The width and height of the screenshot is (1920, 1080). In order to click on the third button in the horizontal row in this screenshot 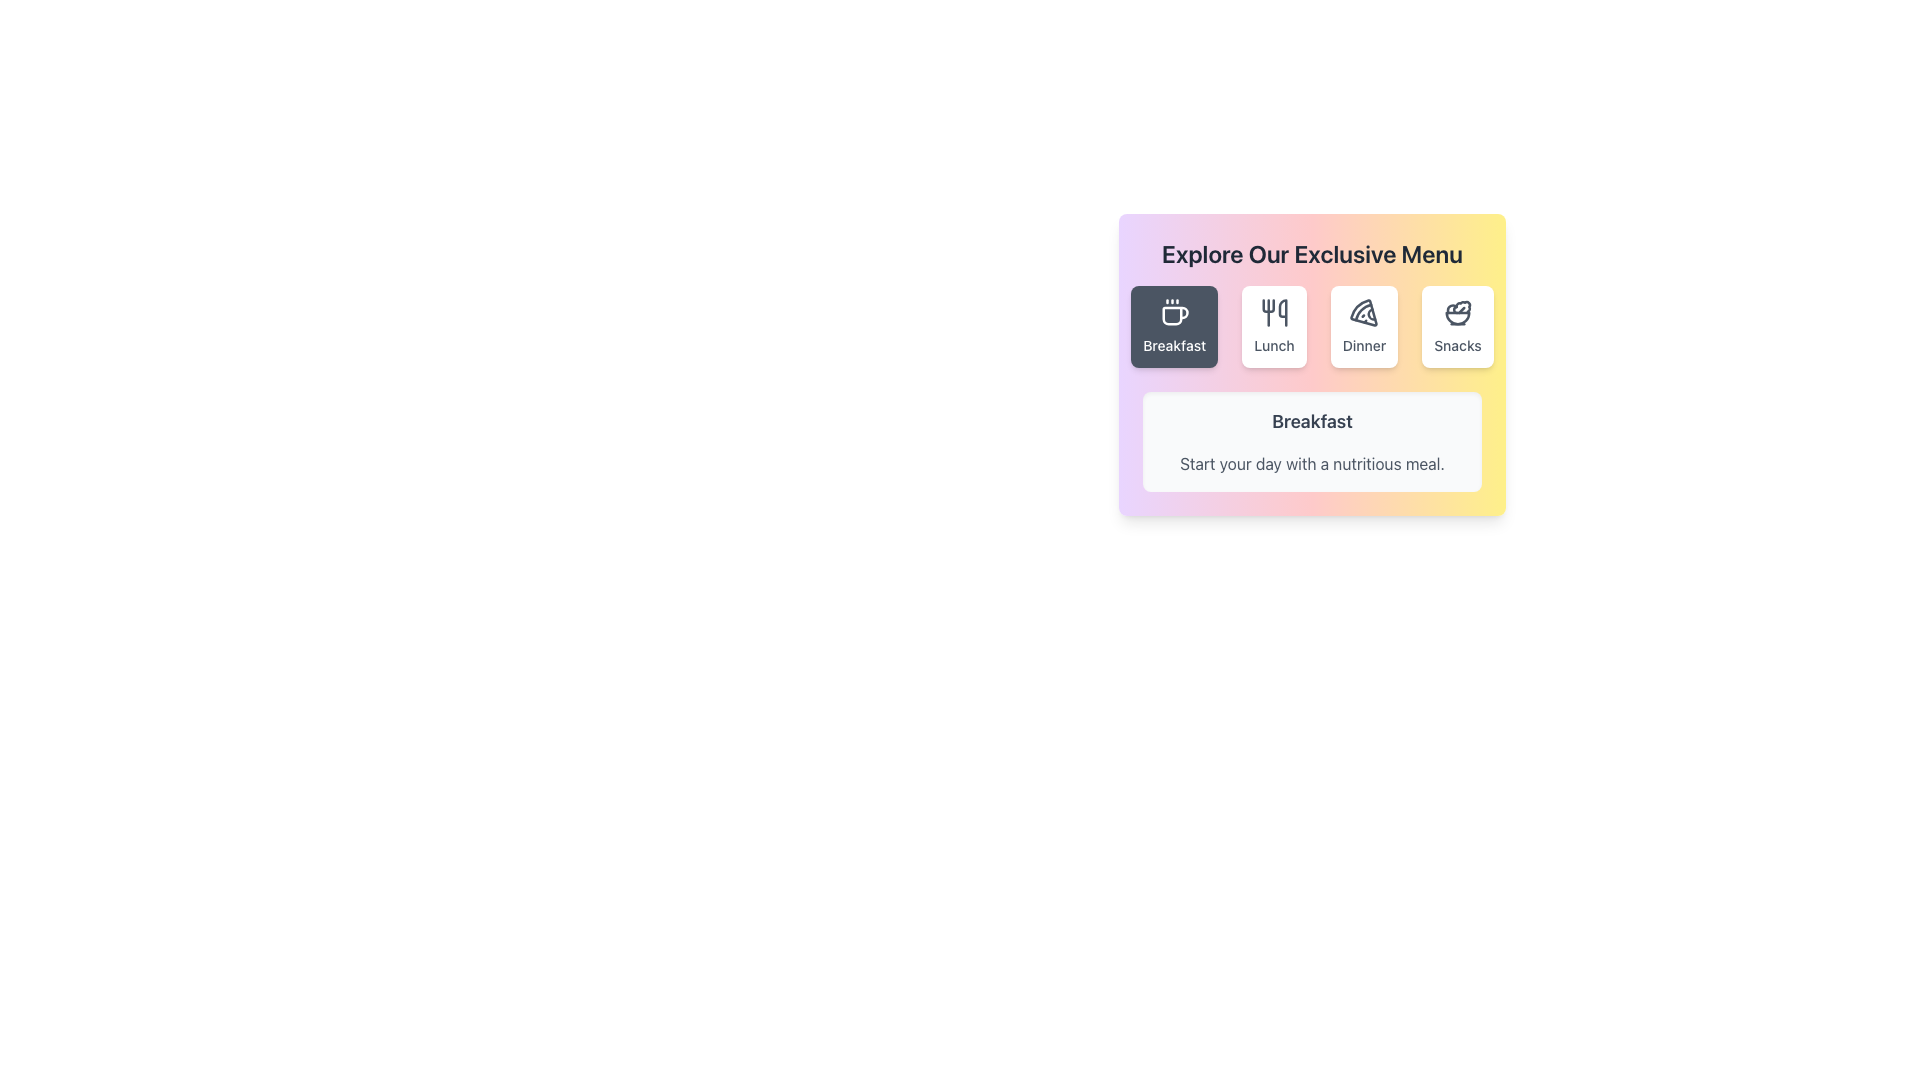, I will do `click(1363, 326)`.